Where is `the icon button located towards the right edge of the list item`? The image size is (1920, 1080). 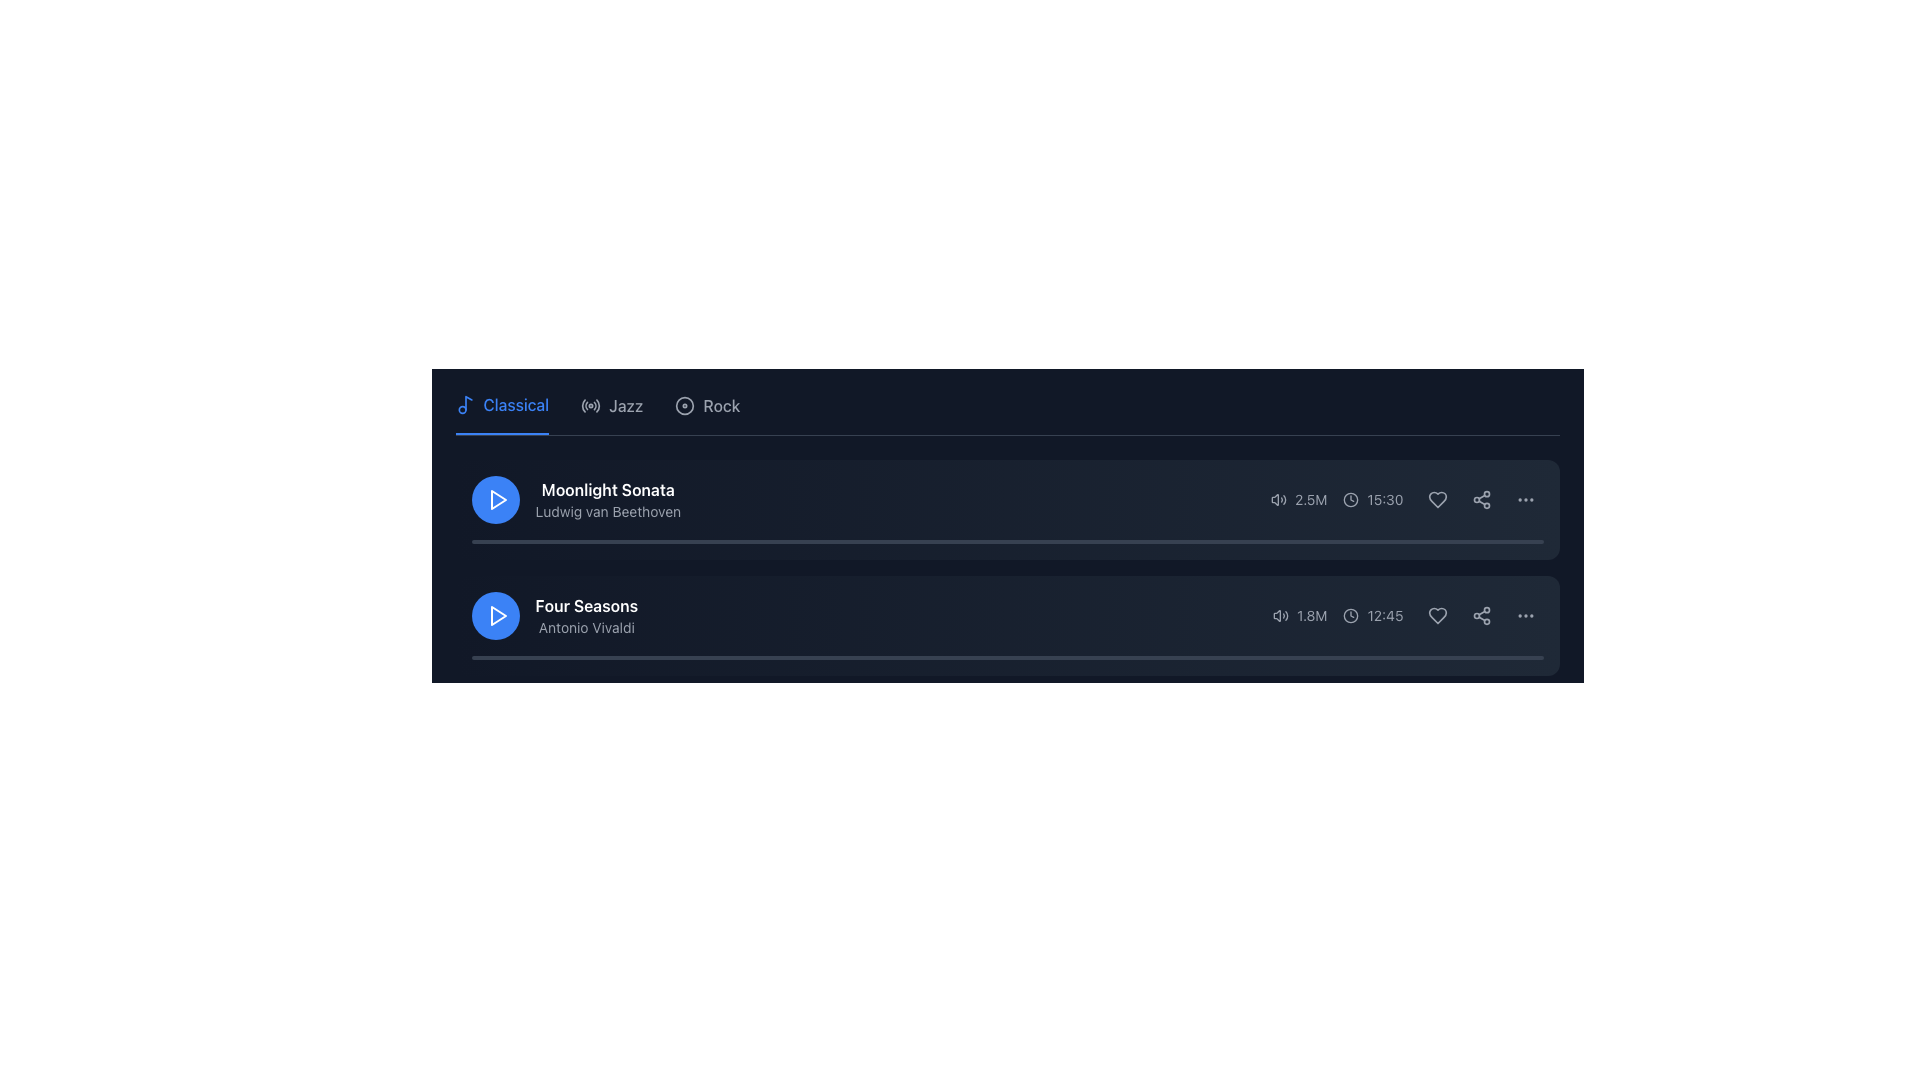 the icon button located towards the right edge of the list item is located at coordinates (1524, 499).